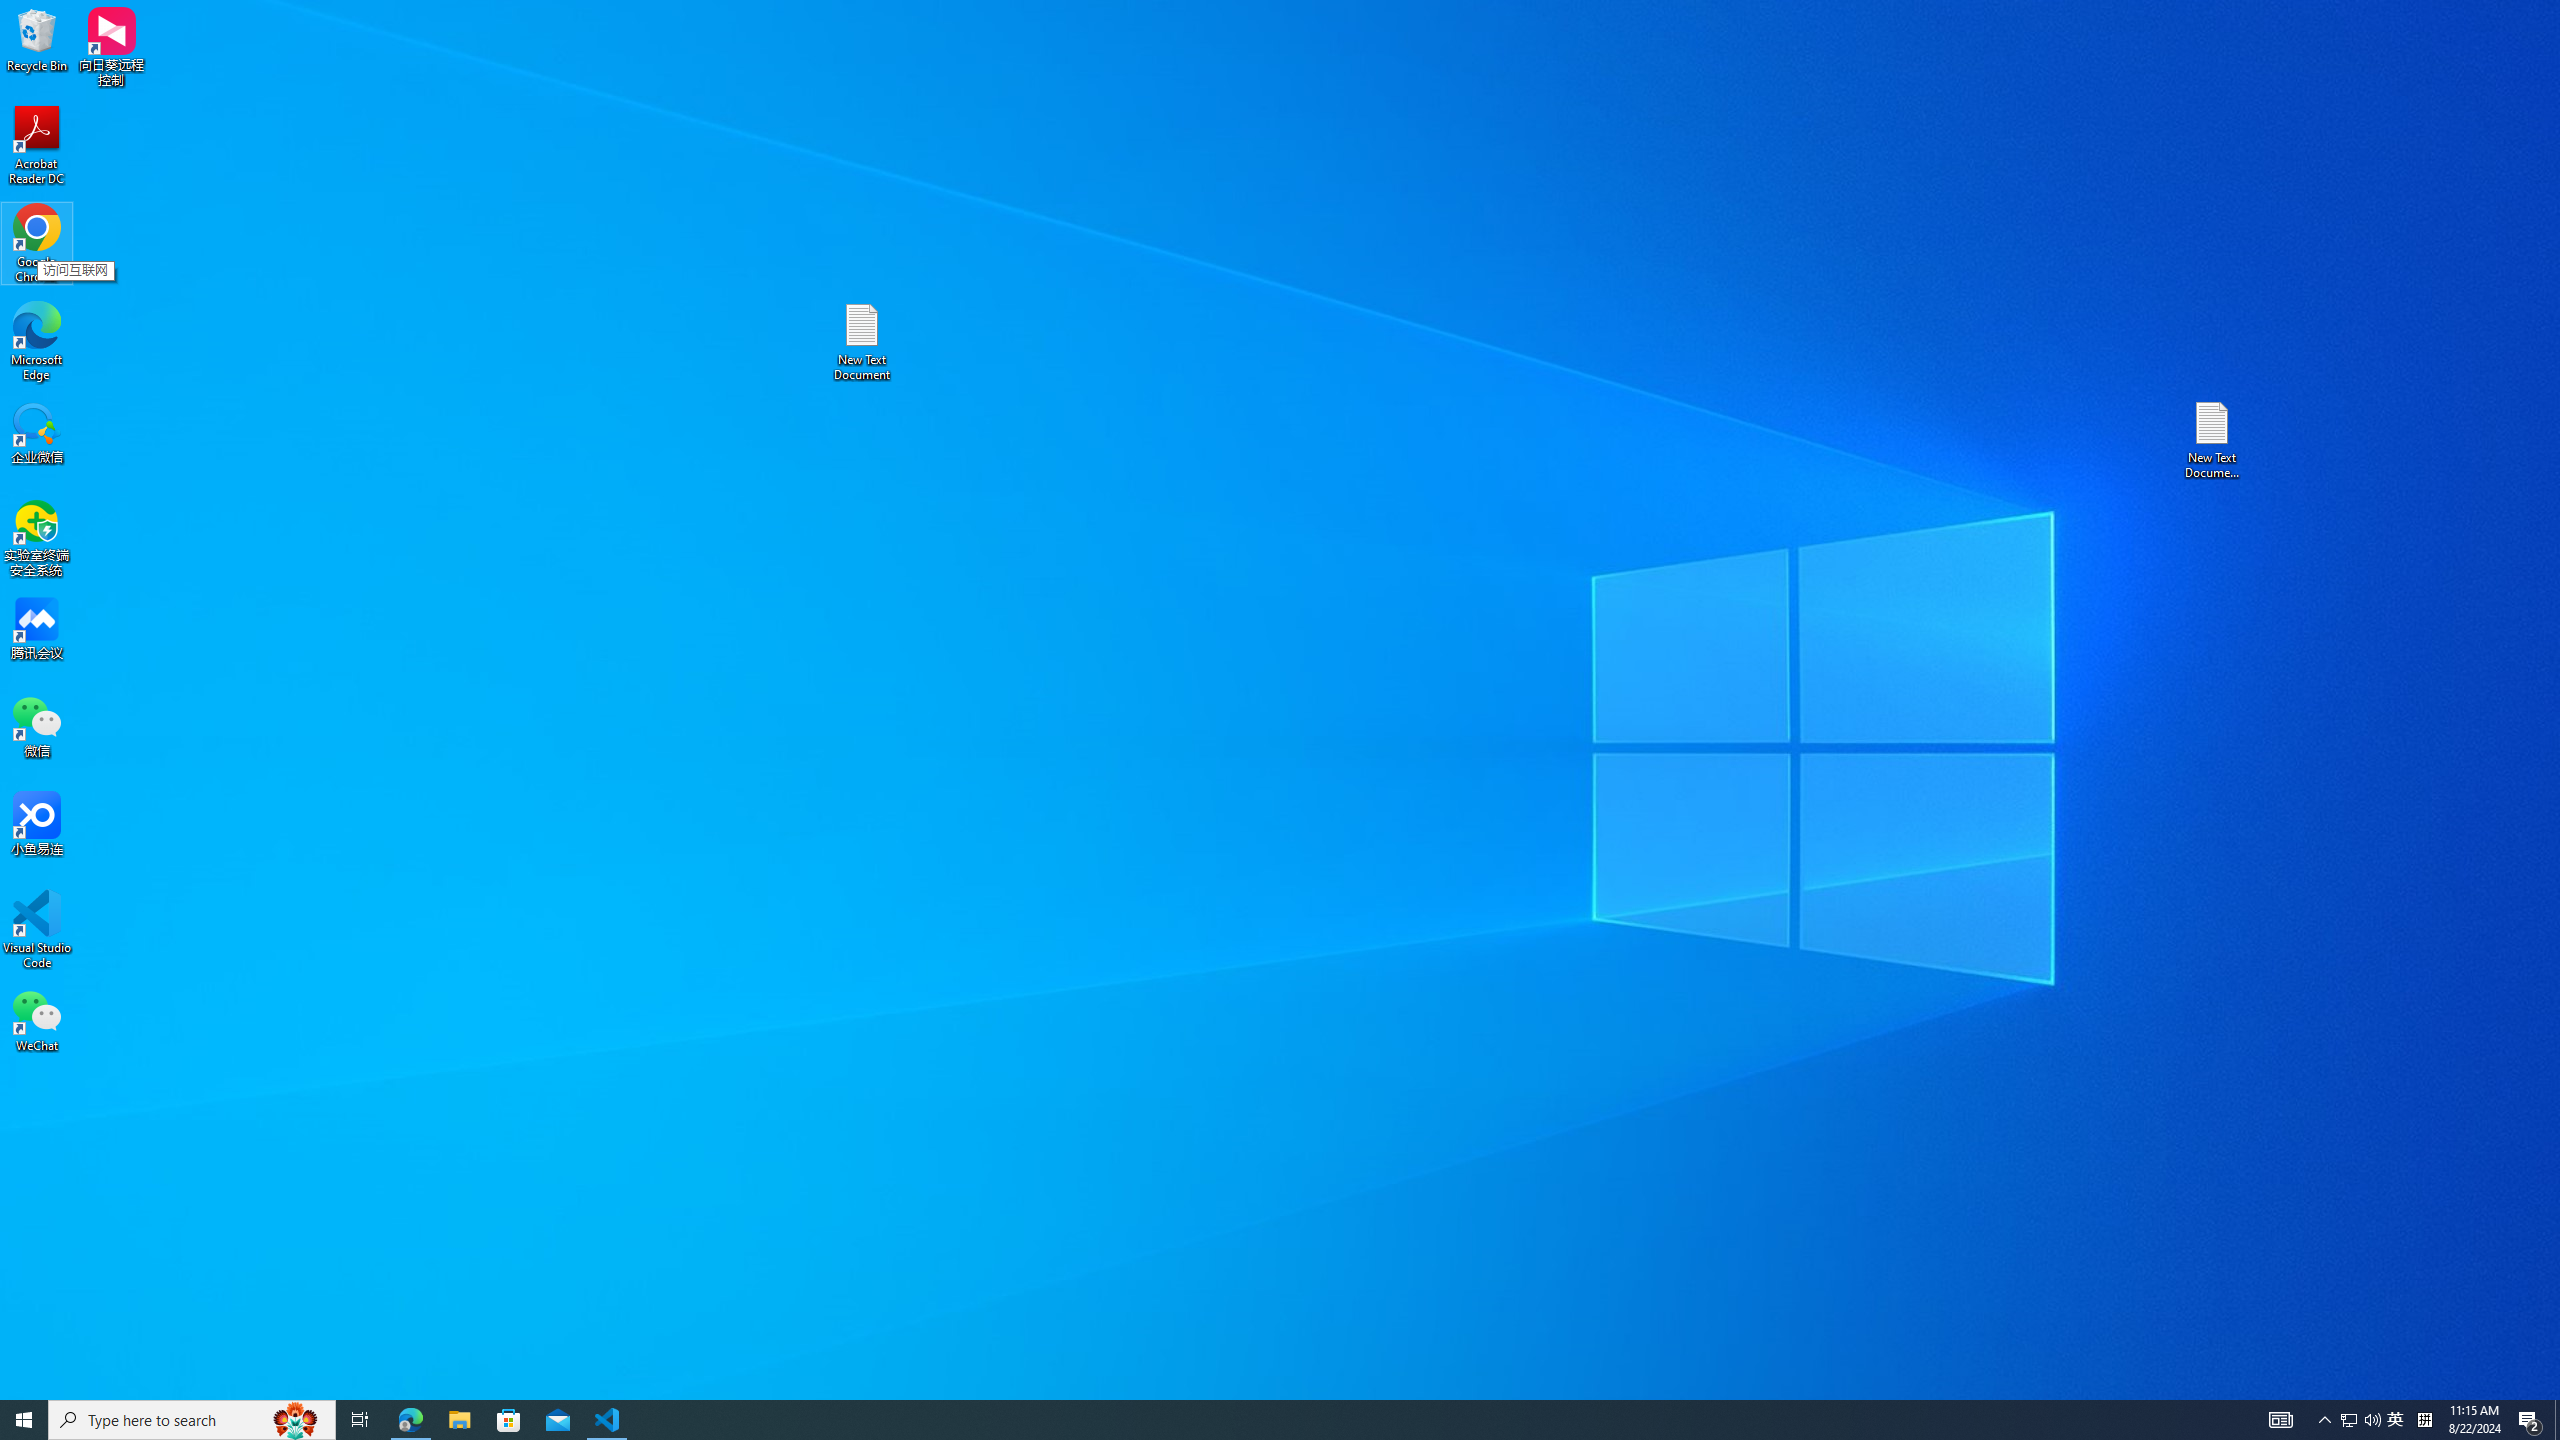  What do you see at coordinates (860, 341) in the screenshot?
I see `'New Text Document'` at bounding box center [860, 341].